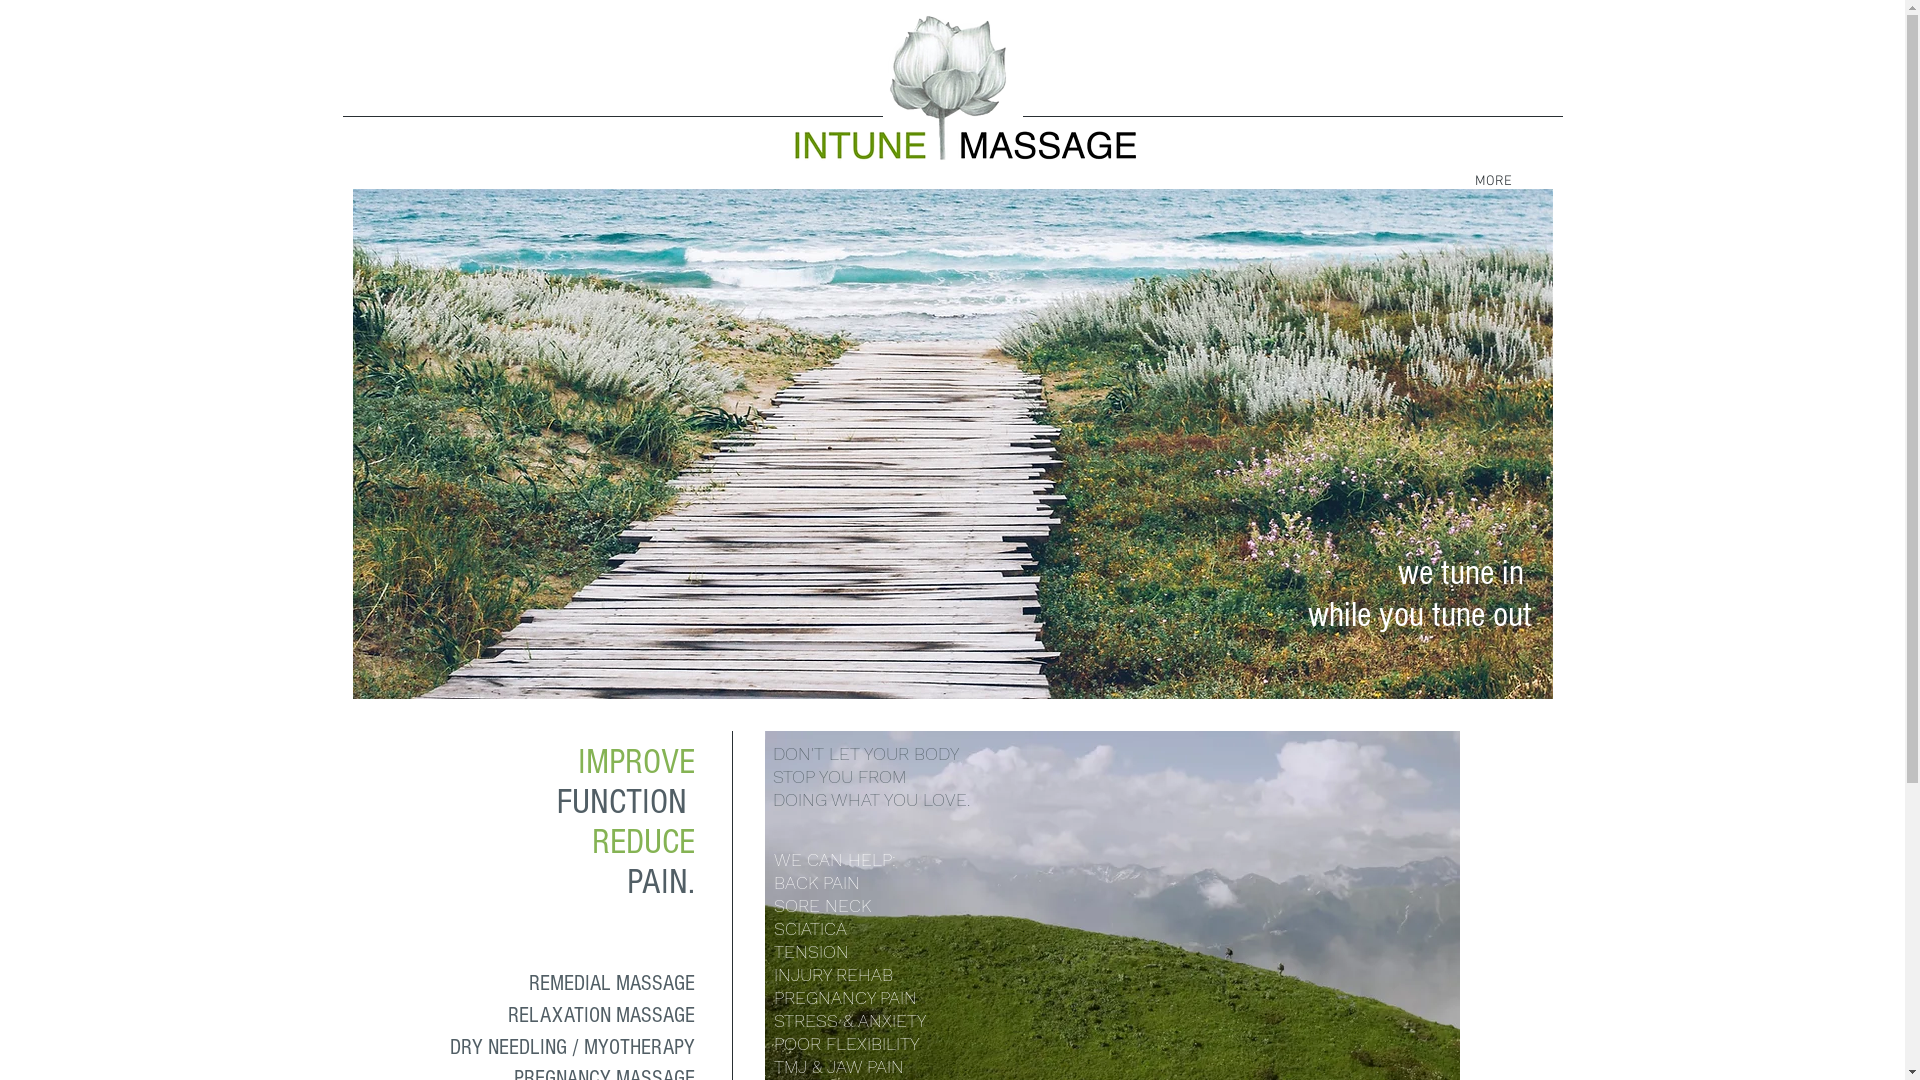 The image size is (1920, 1080). I want to click on 'POOR FLEXIBILITY', so click(846, 1042).